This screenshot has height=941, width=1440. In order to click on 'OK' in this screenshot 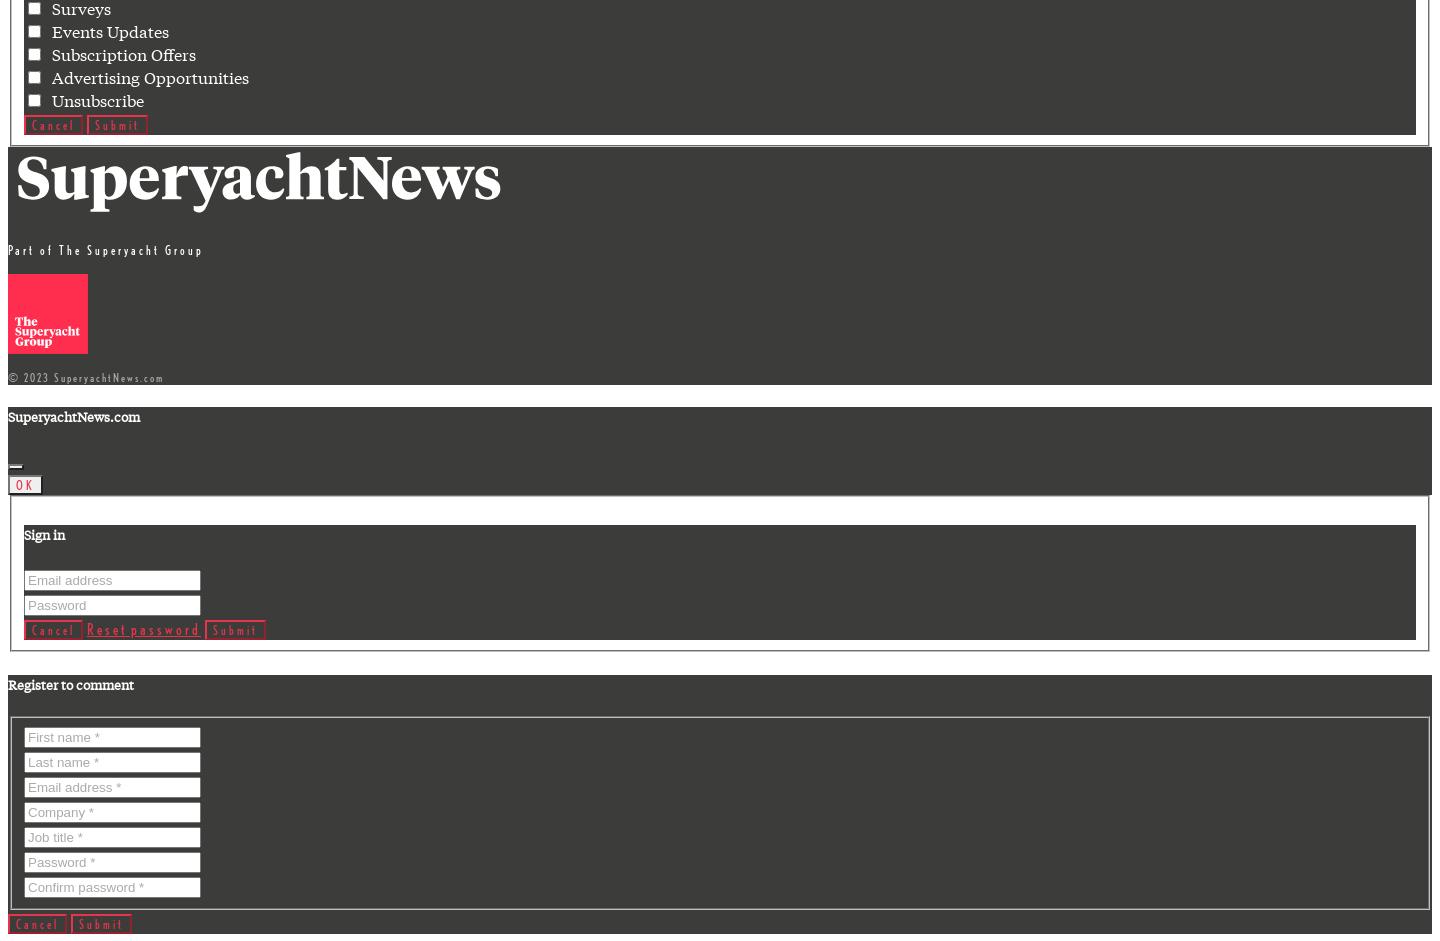, I will do `click(14, 483)`.